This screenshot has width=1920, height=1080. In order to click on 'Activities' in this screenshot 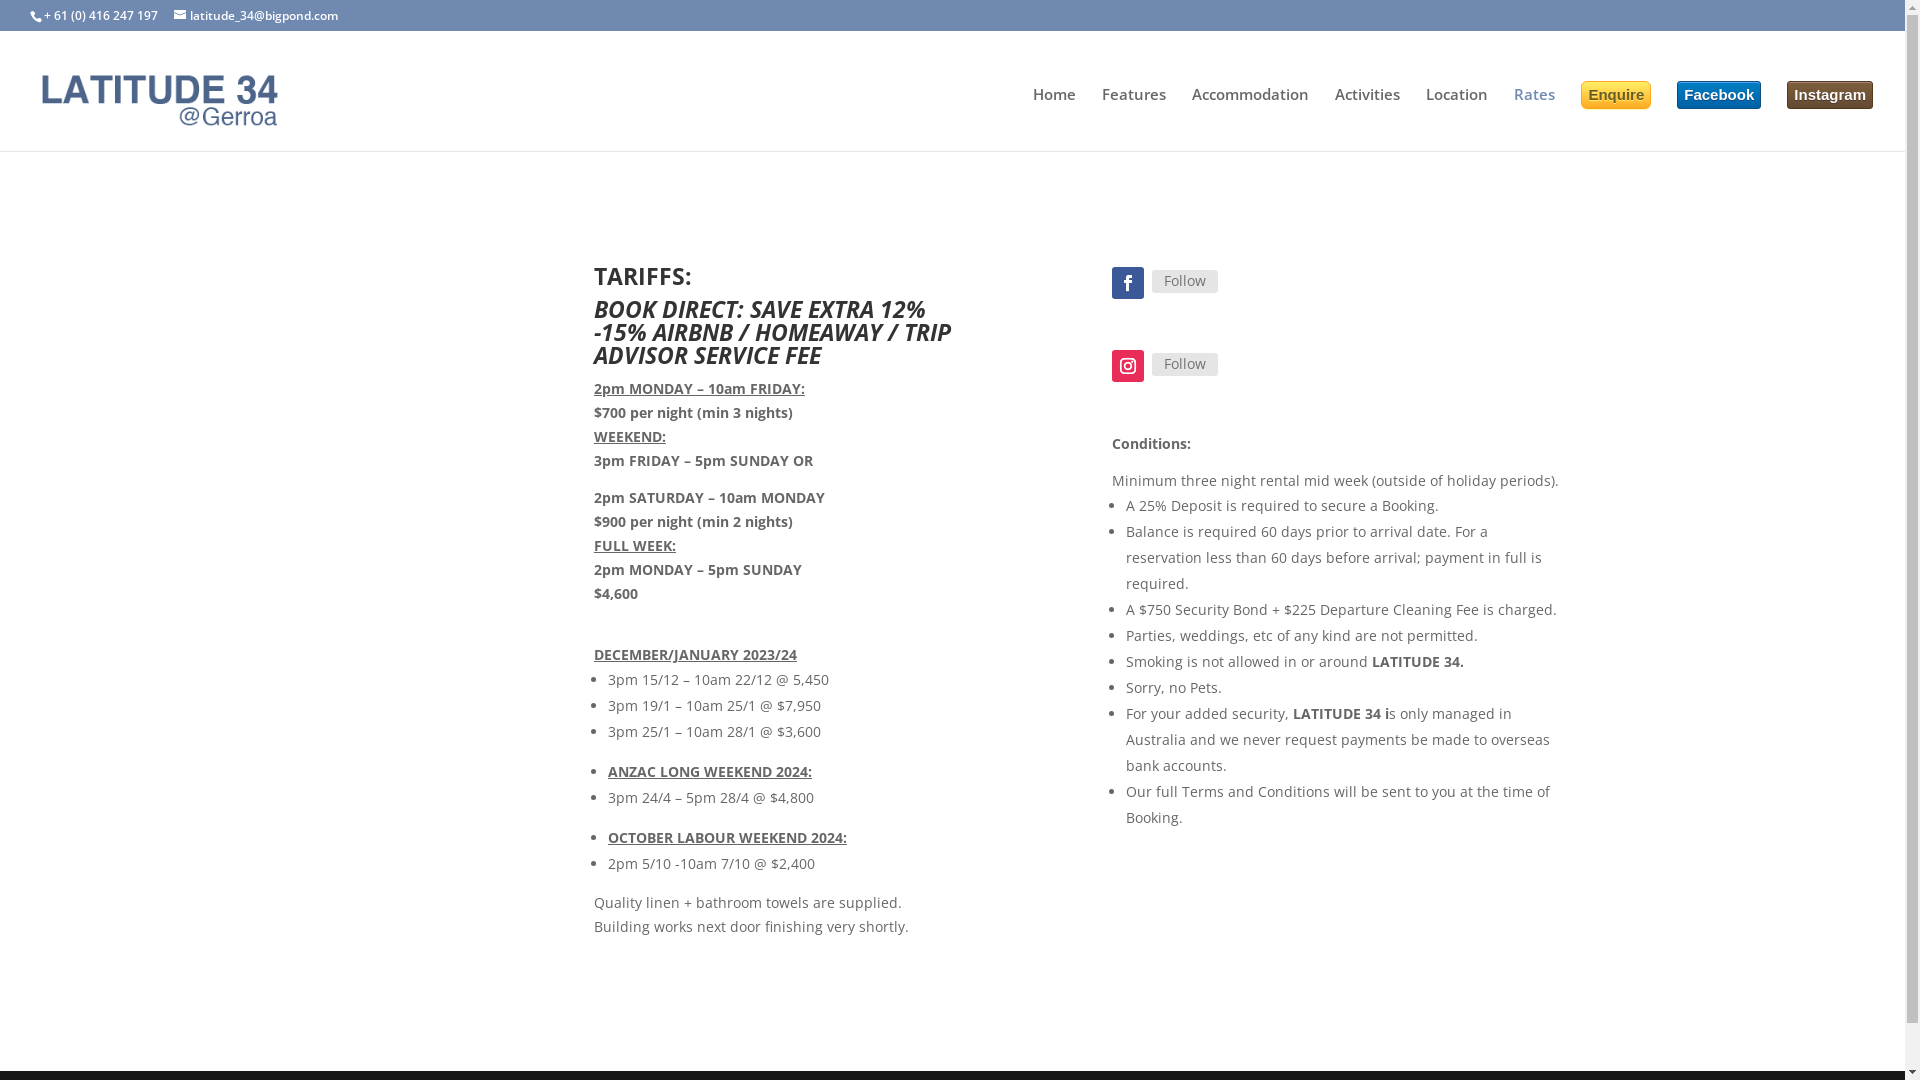, I will do `click(1366, 119)`.